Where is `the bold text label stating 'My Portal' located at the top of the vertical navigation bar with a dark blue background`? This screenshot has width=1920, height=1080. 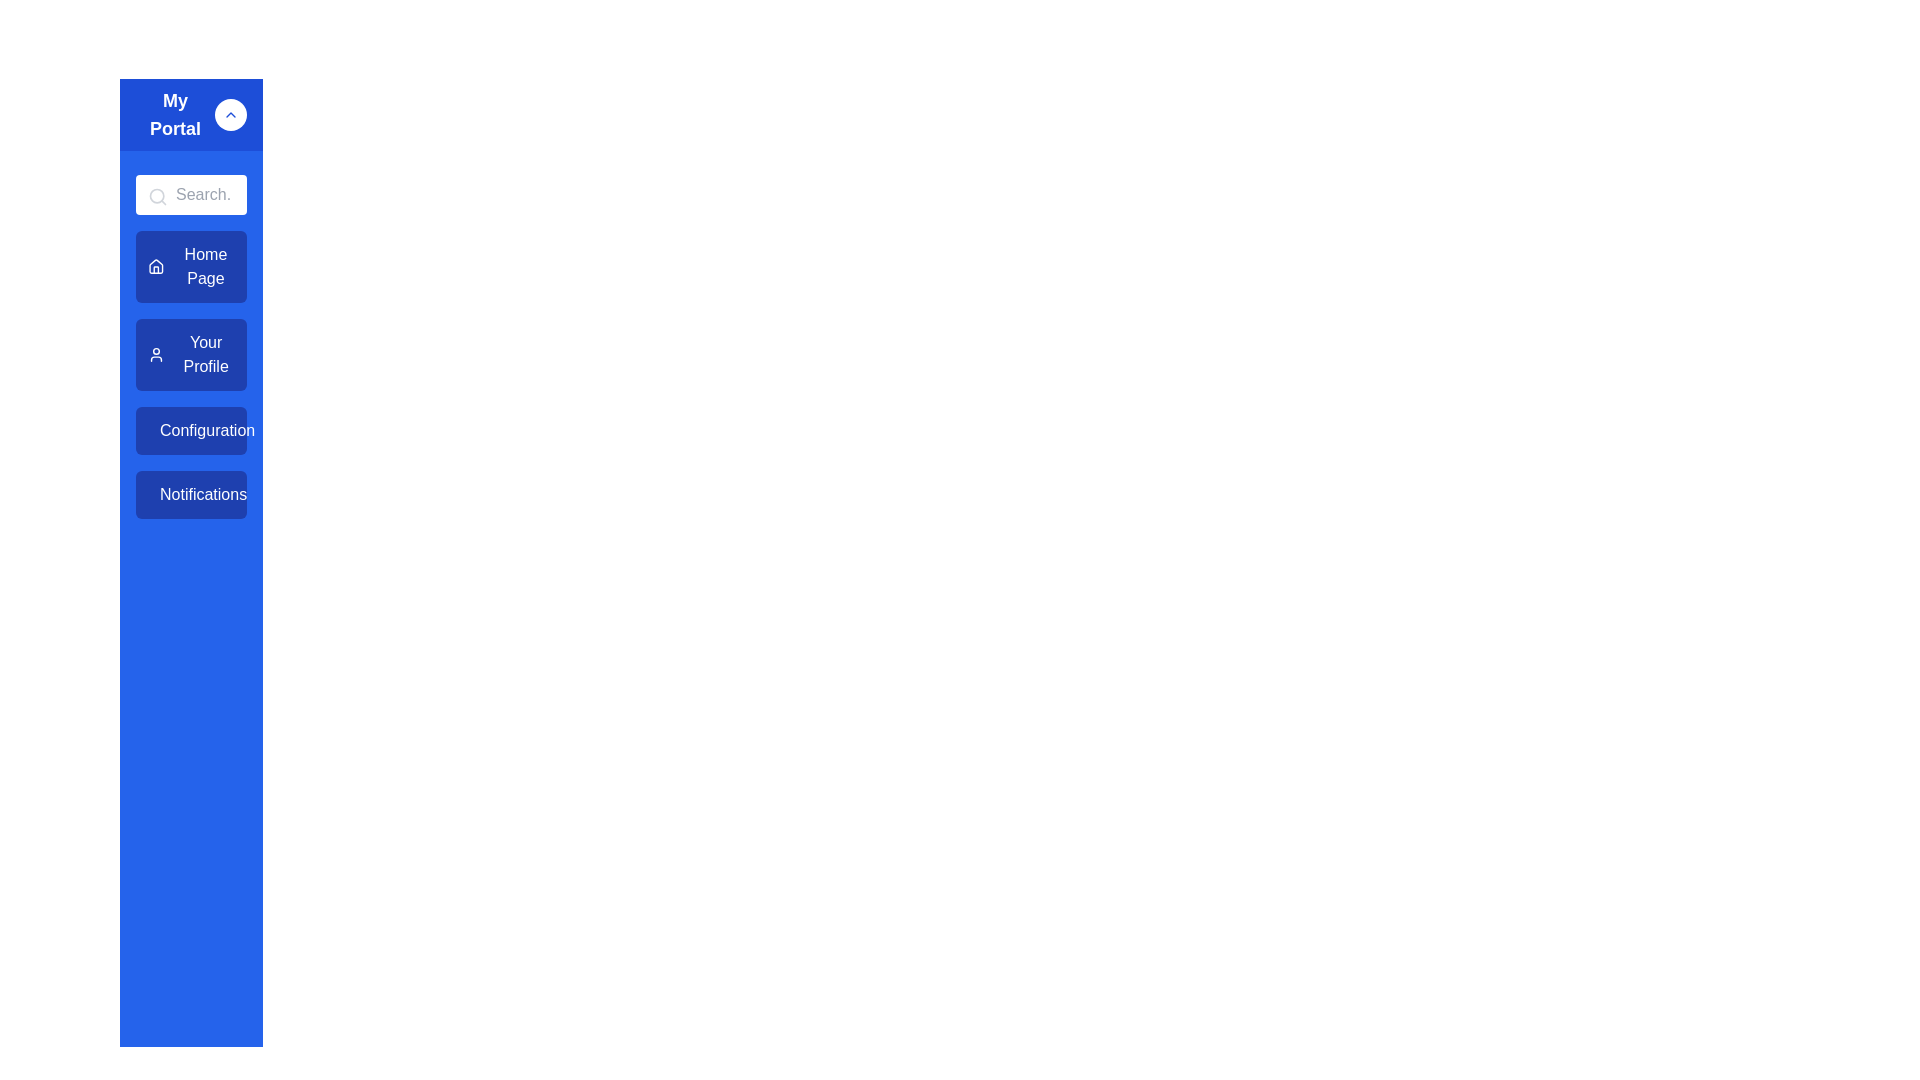 the bold text label stating 'My Portal' located at the top of the vertical navigation bar with a dark blue background is located at coordinates (175, 115).